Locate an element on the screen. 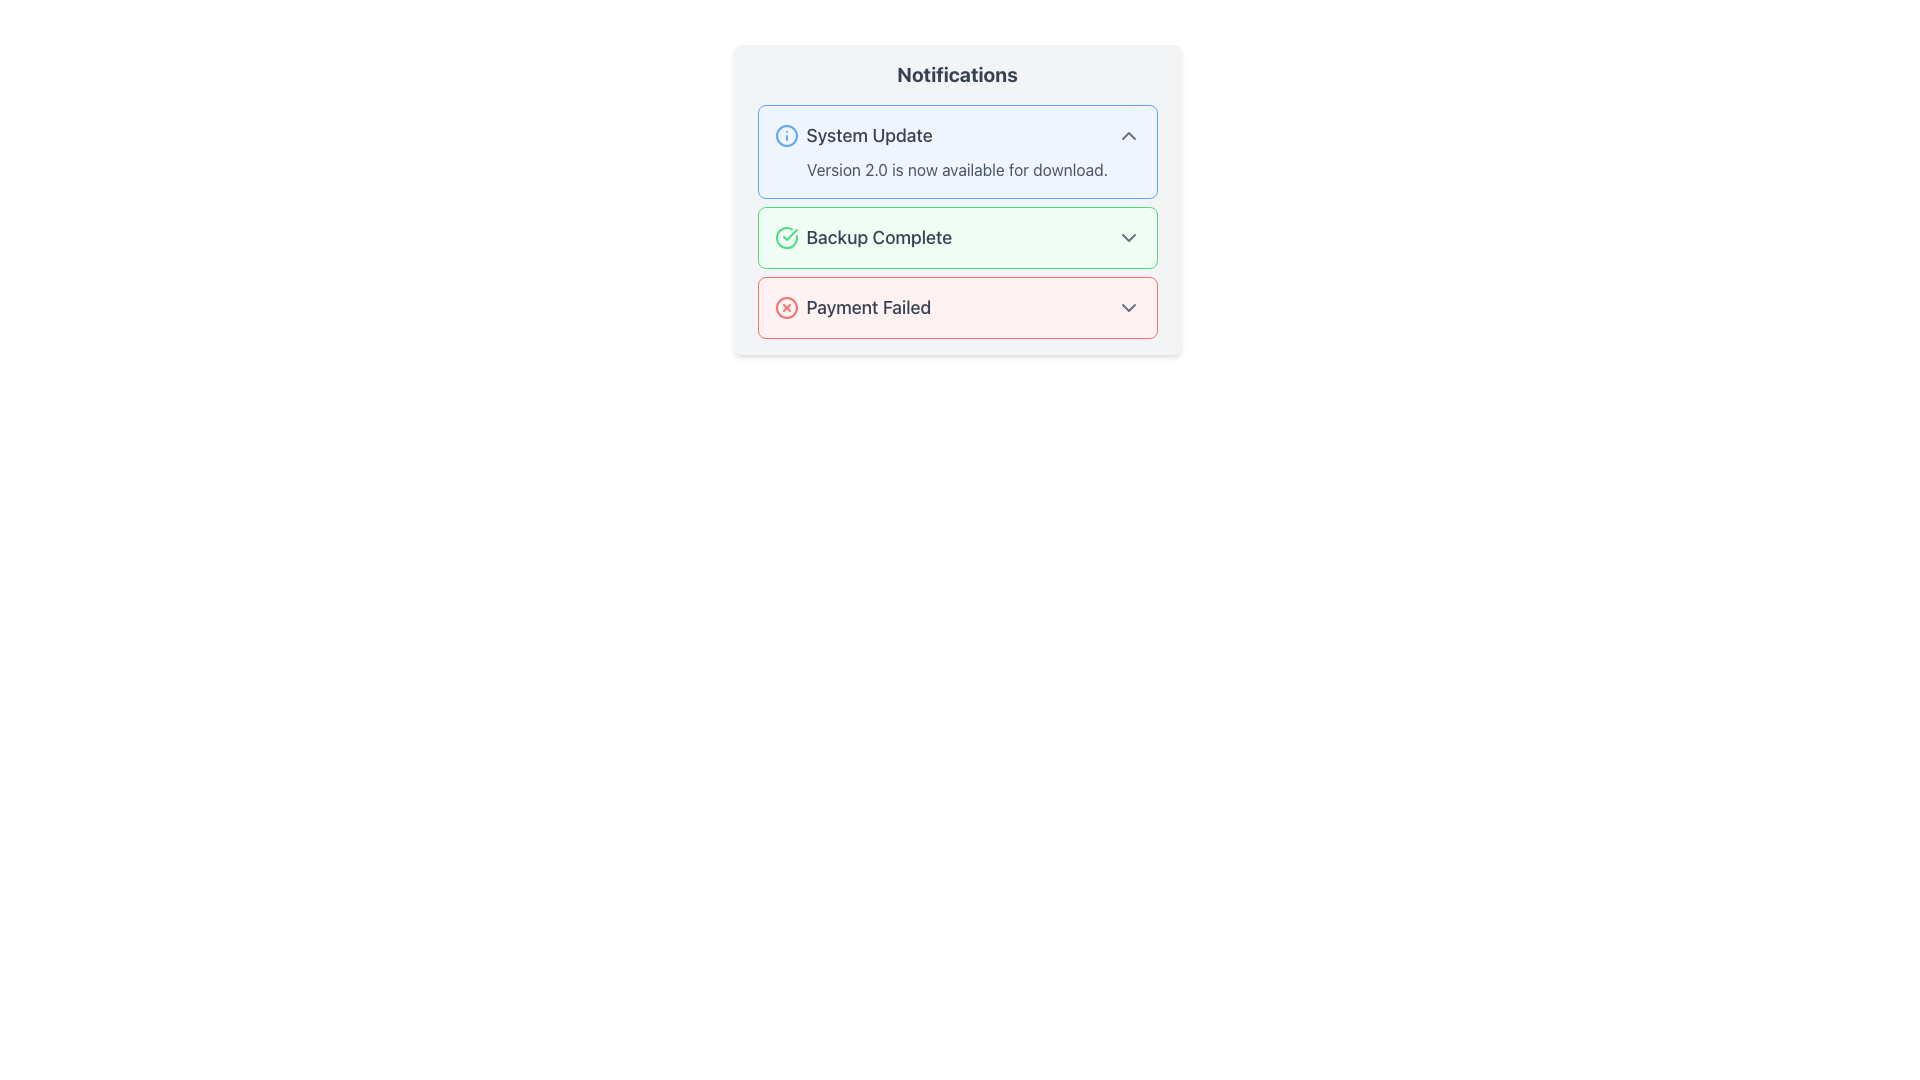 The height and width of the screenshot is (1080, 1920). text content of the Header label displaying 'System Update', which is located at the top of the notification items under 'Notifications' is located at coordinates (853, 135).